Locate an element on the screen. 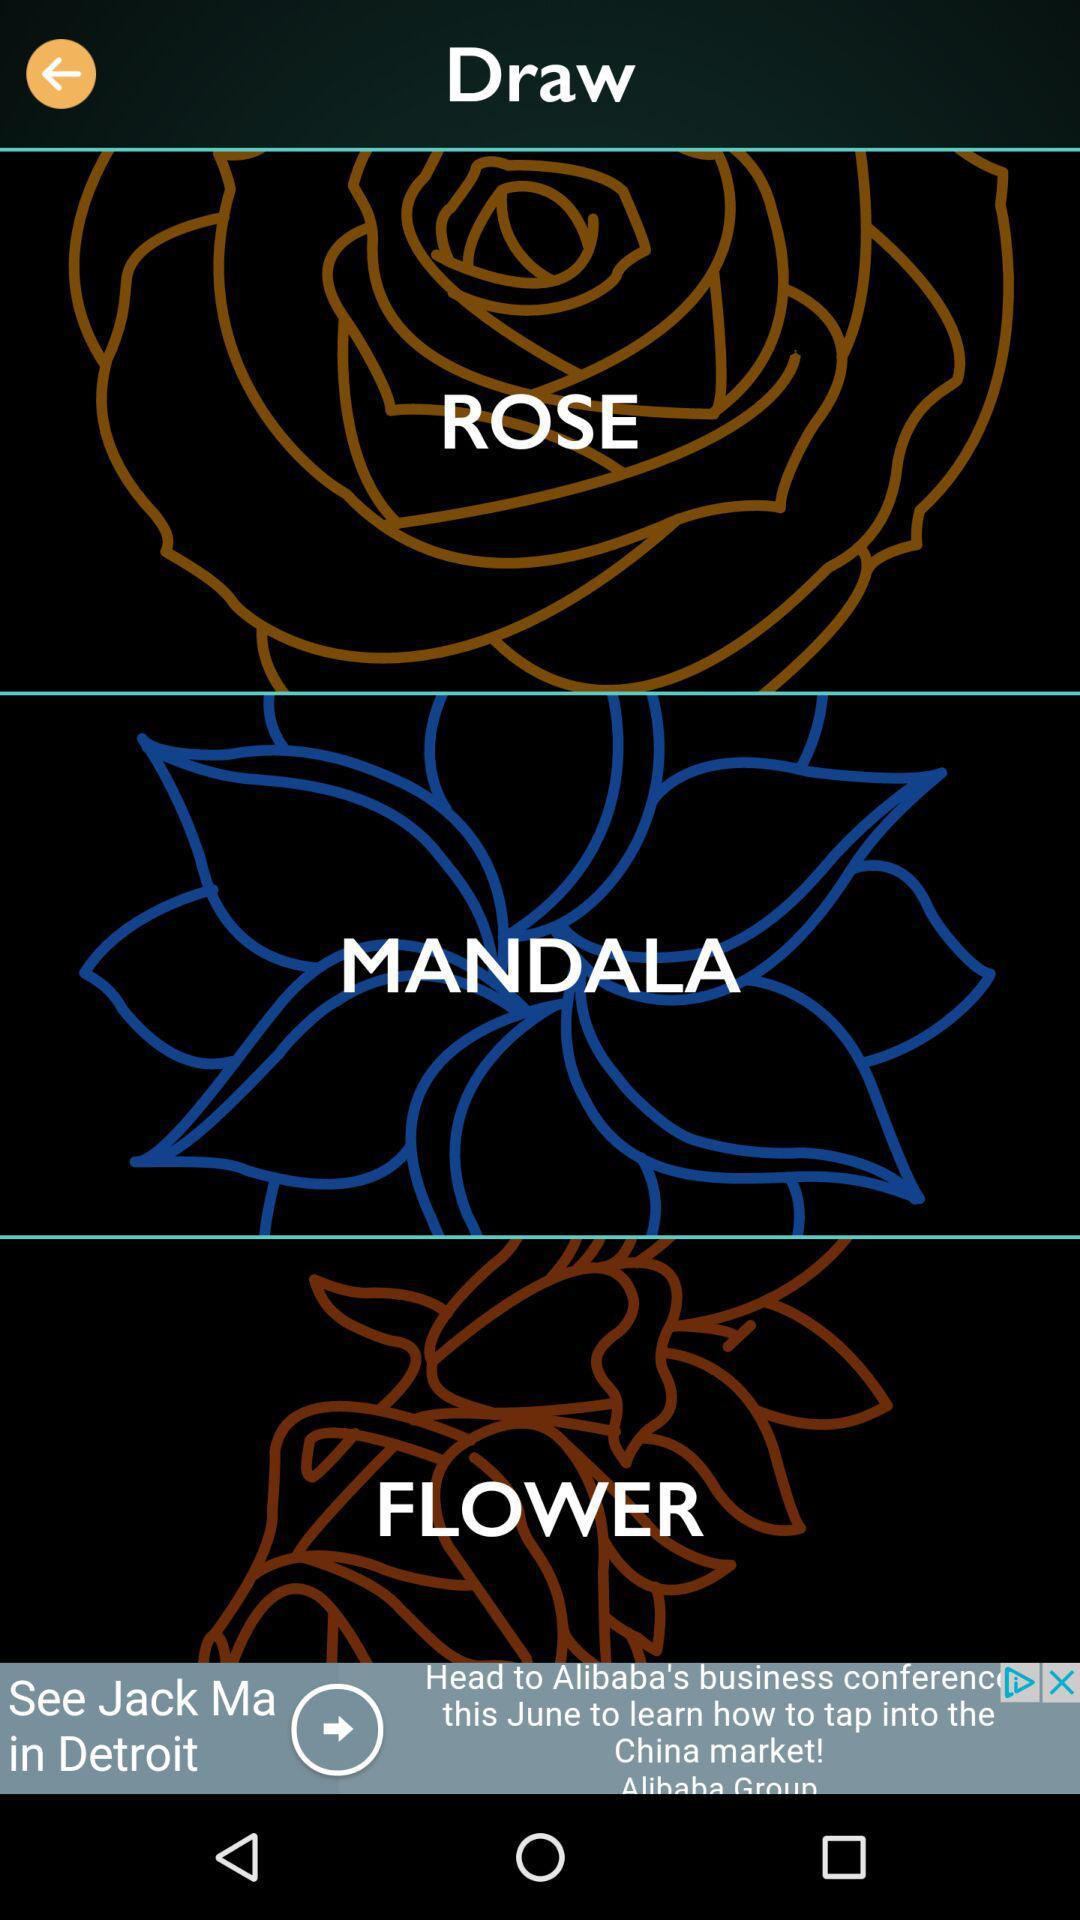 The image size is (1080, 1920). the arrow_backward icon is located at coordinates (60, 73).